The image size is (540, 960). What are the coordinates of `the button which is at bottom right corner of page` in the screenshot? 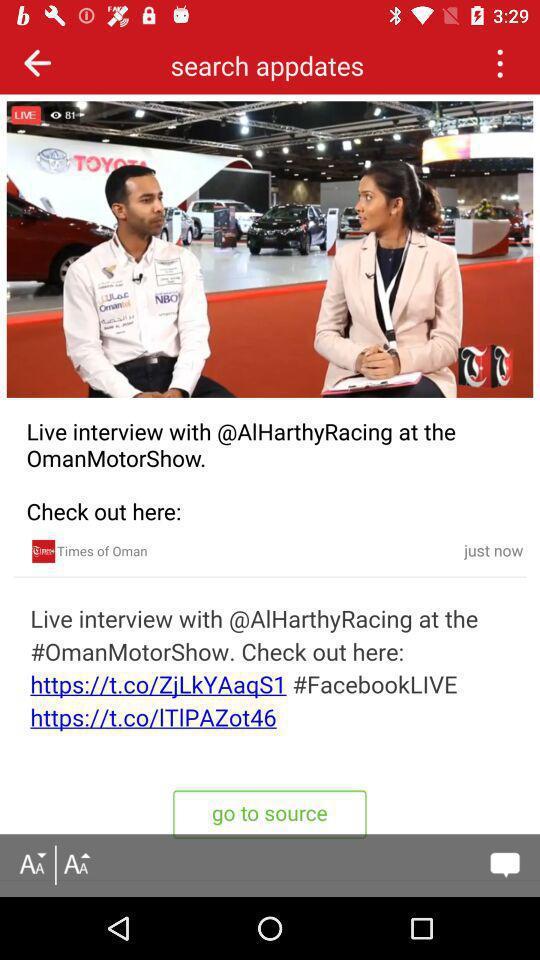 It's located at (504, 864).